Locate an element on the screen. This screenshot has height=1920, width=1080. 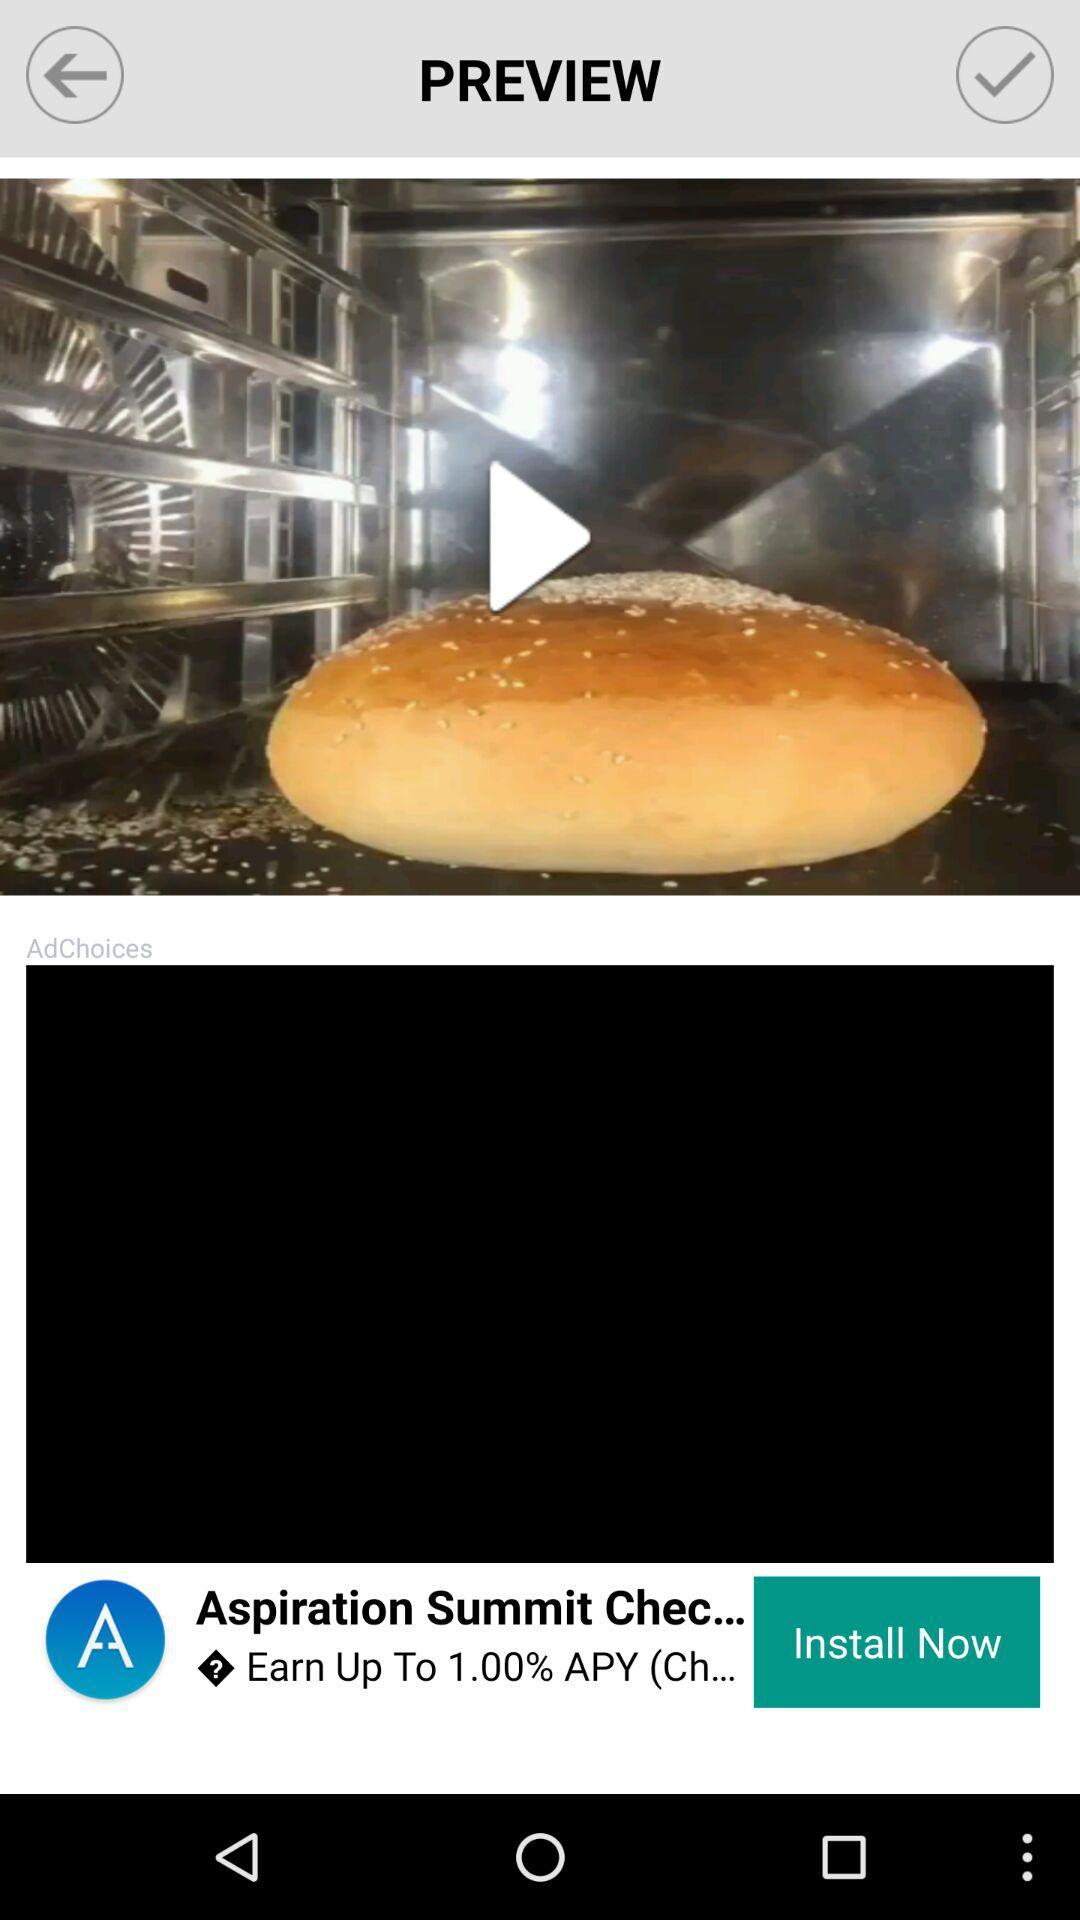
app next to preview item is located at coordinates (73, 75).